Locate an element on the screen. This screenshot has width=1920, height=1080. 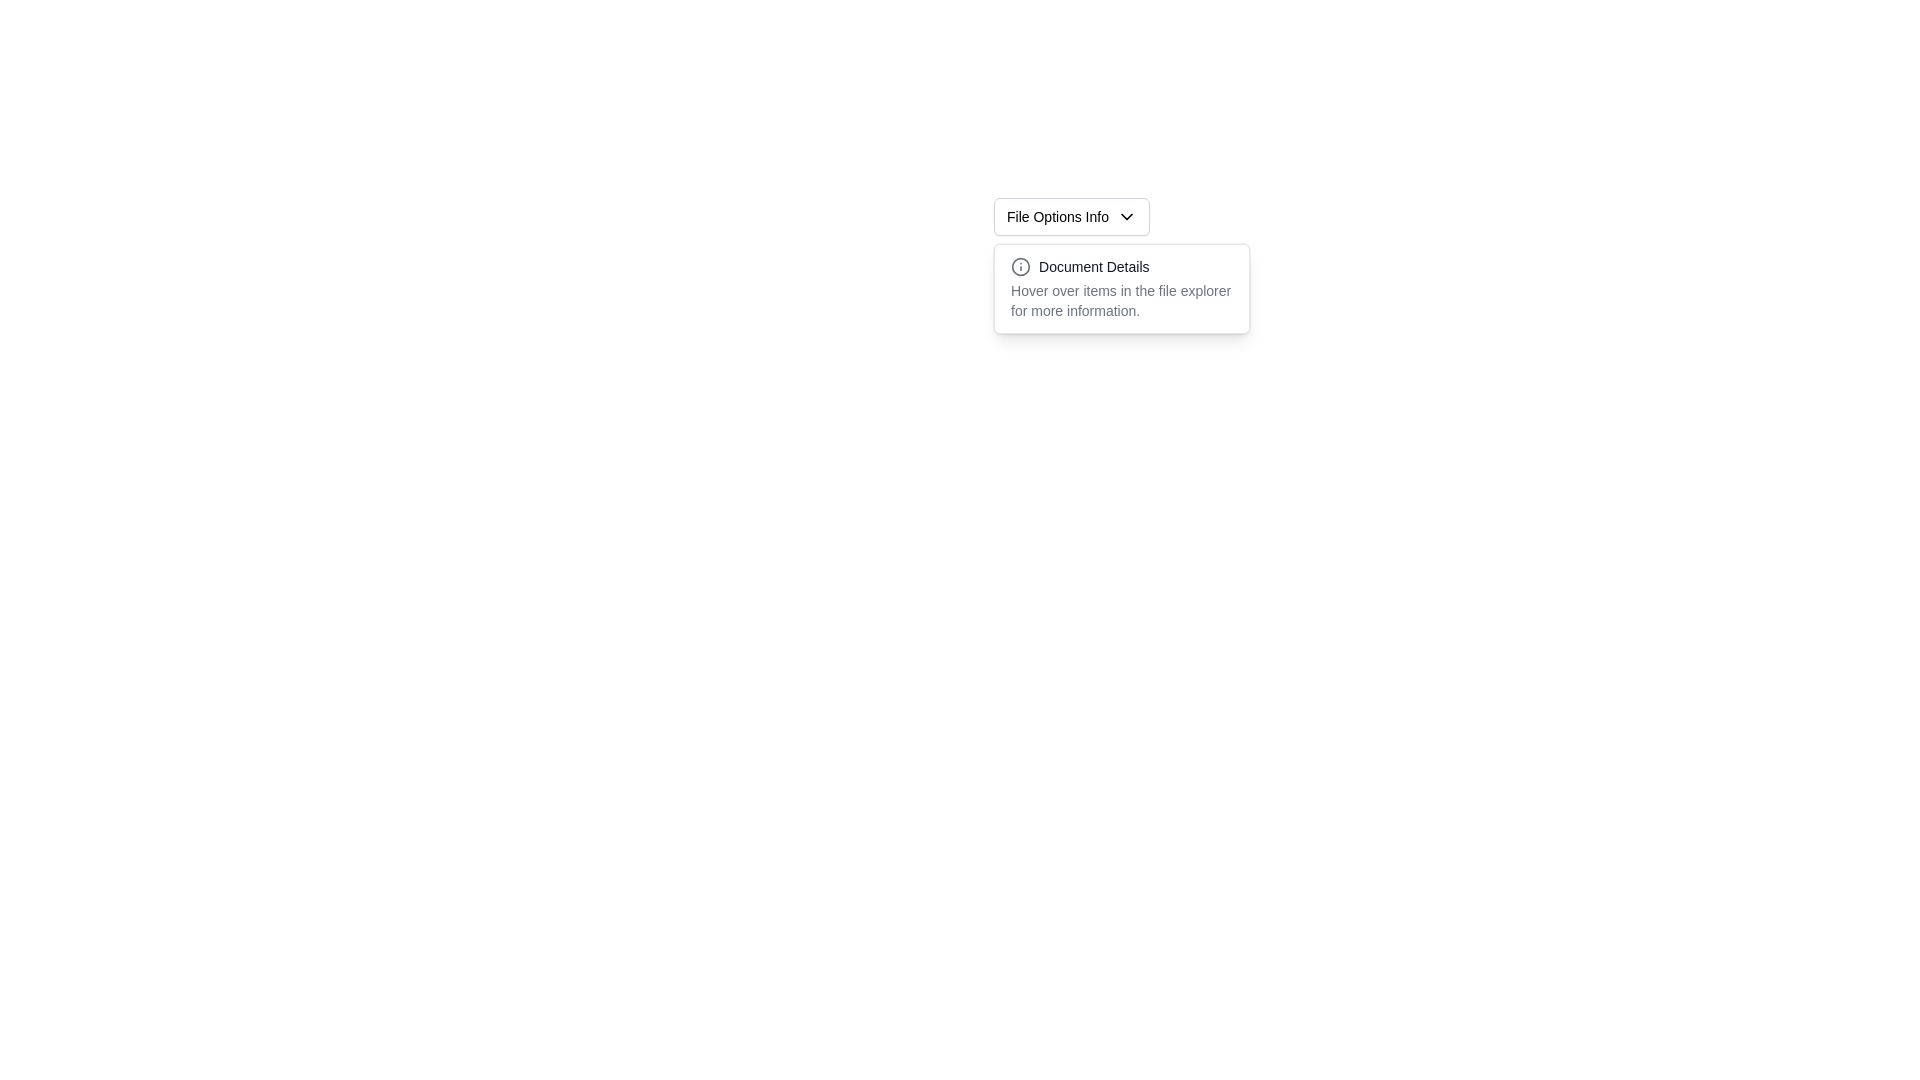
the information icon, which is a small gray circular icon with a dot in the center, located to the left of the 'Document Details' text, for additional details is located at coordinates (1021, 265).